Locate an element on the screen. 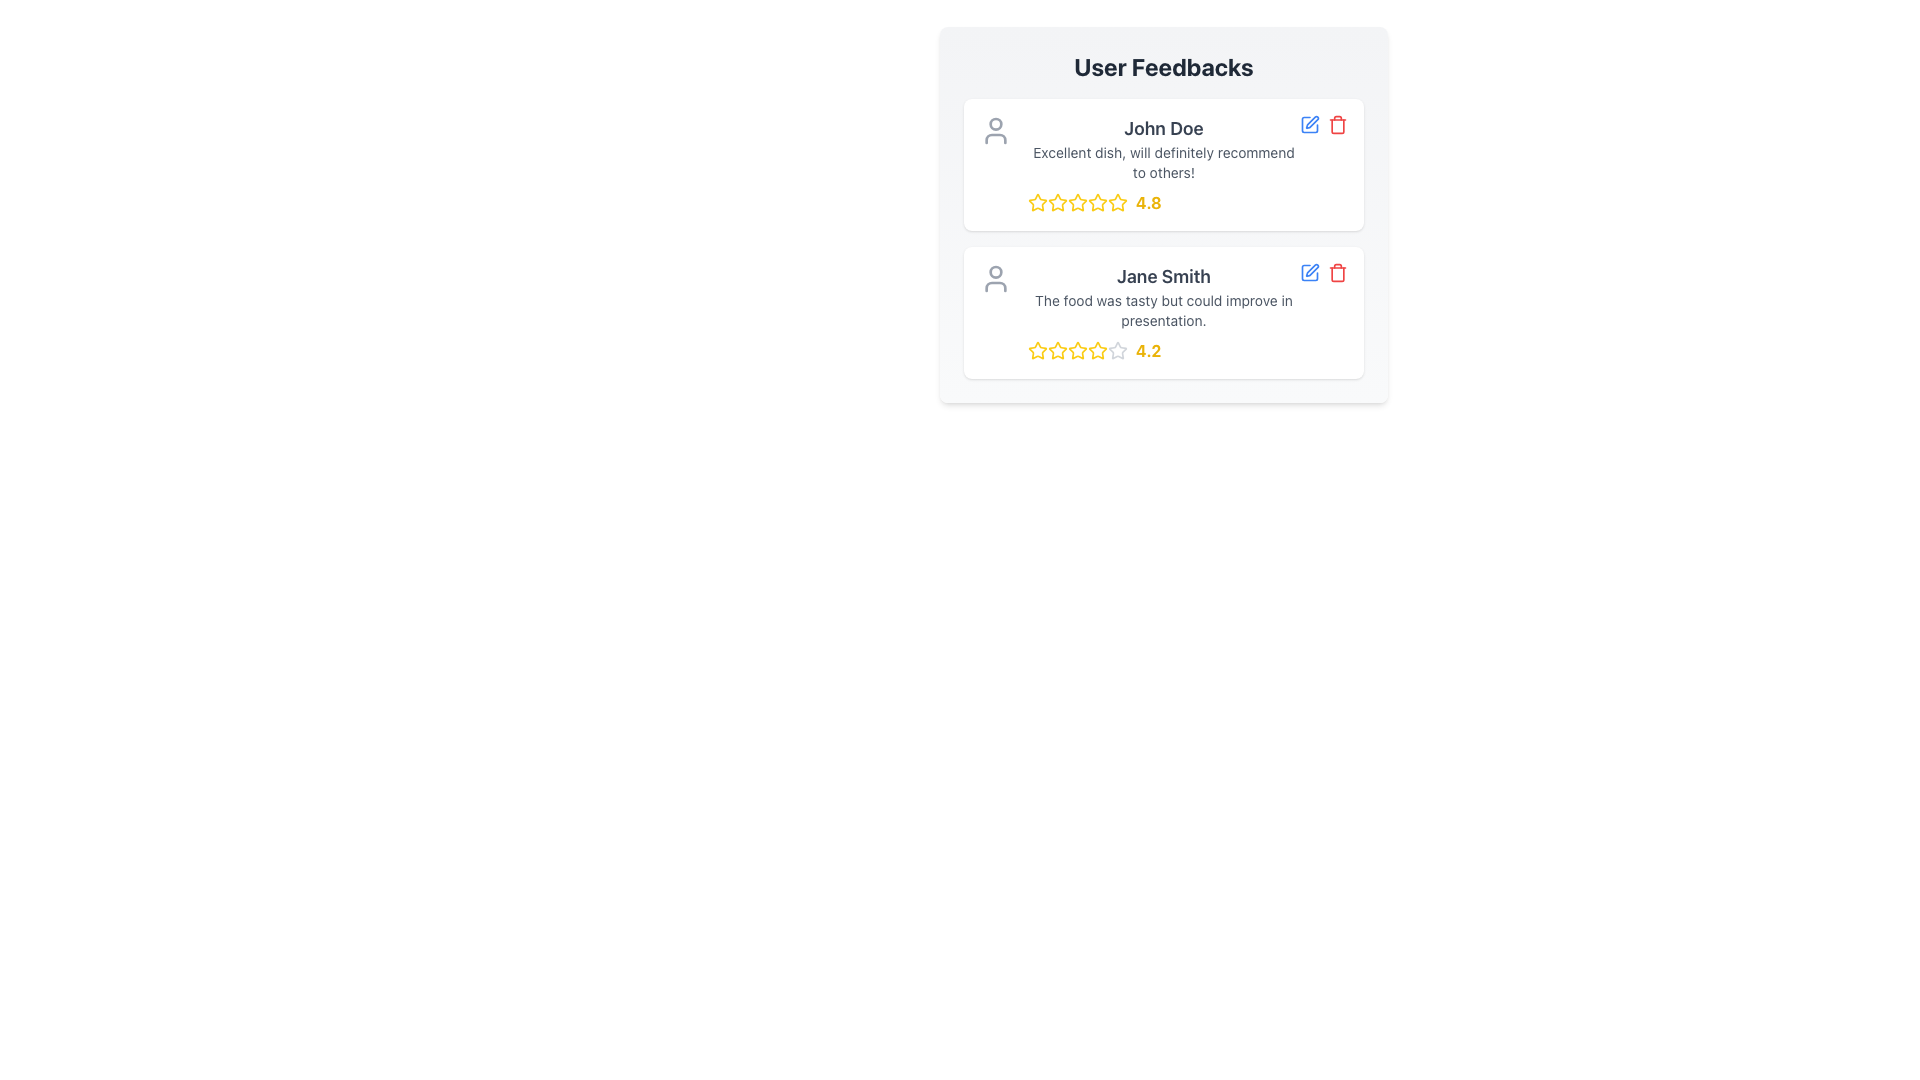  the user name text label located in the second feedback card of the 'User Feedbacks' section, positioned at the top of the card, above the feedback text and star ratings is located at coordinates (1163, 277).